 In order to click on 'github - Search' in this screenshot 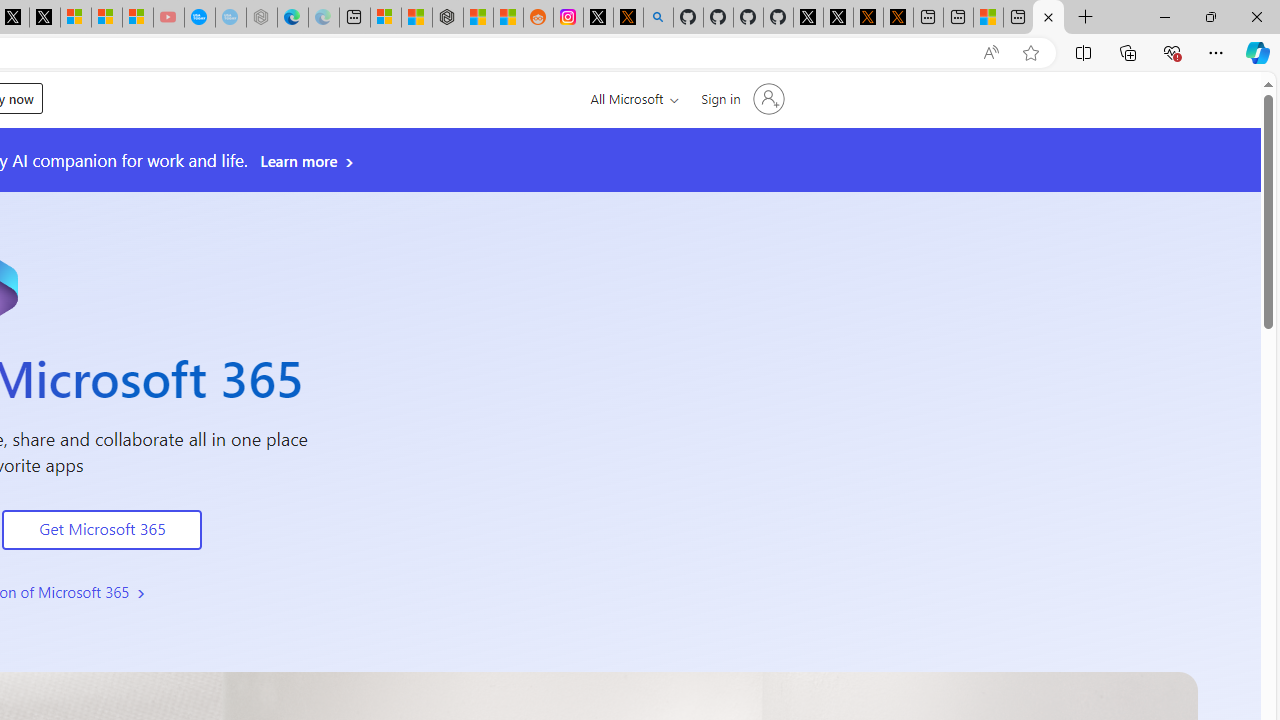, I will do `click(658, 17)`.